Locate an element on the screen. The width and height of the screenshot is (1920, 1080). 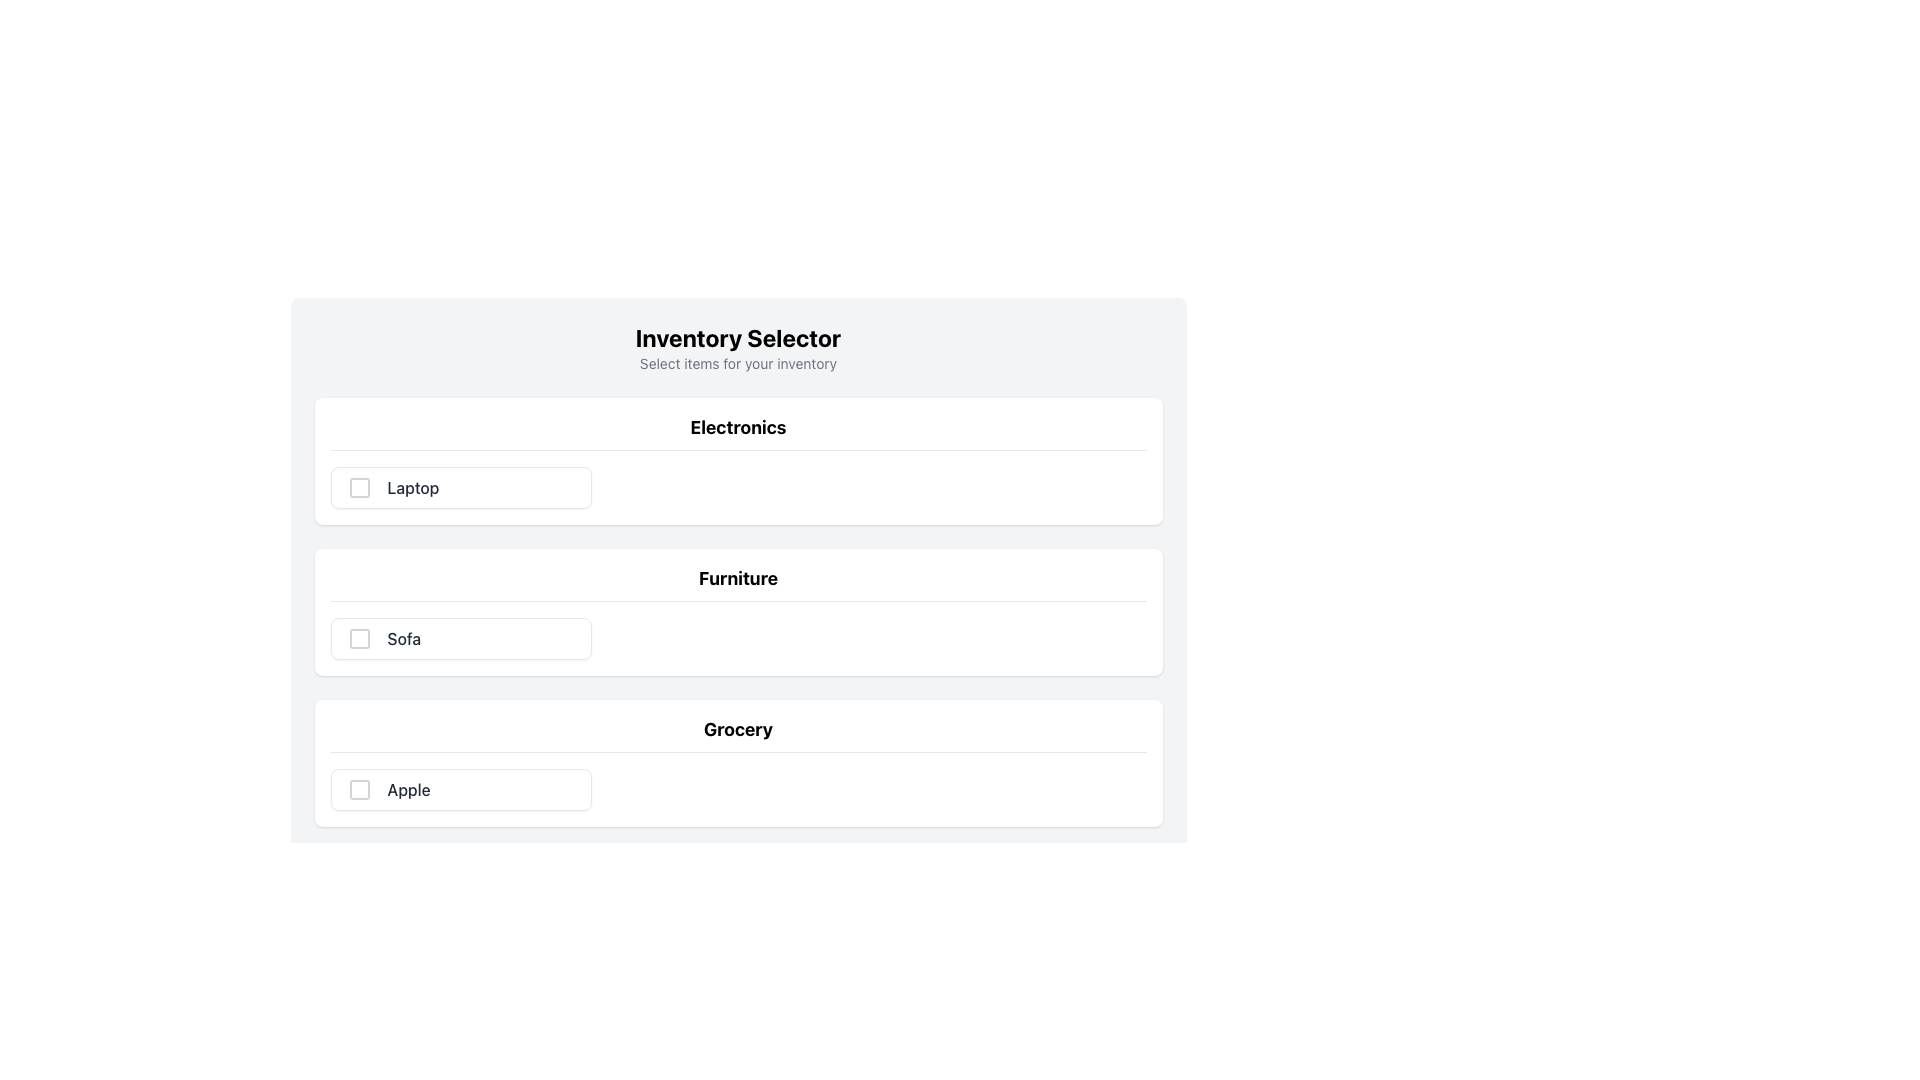
the Decorative SVG subcomponent within the 'Furniture' group of the Inventory Selector interface to interact with it is located at coordinates (359, 639).